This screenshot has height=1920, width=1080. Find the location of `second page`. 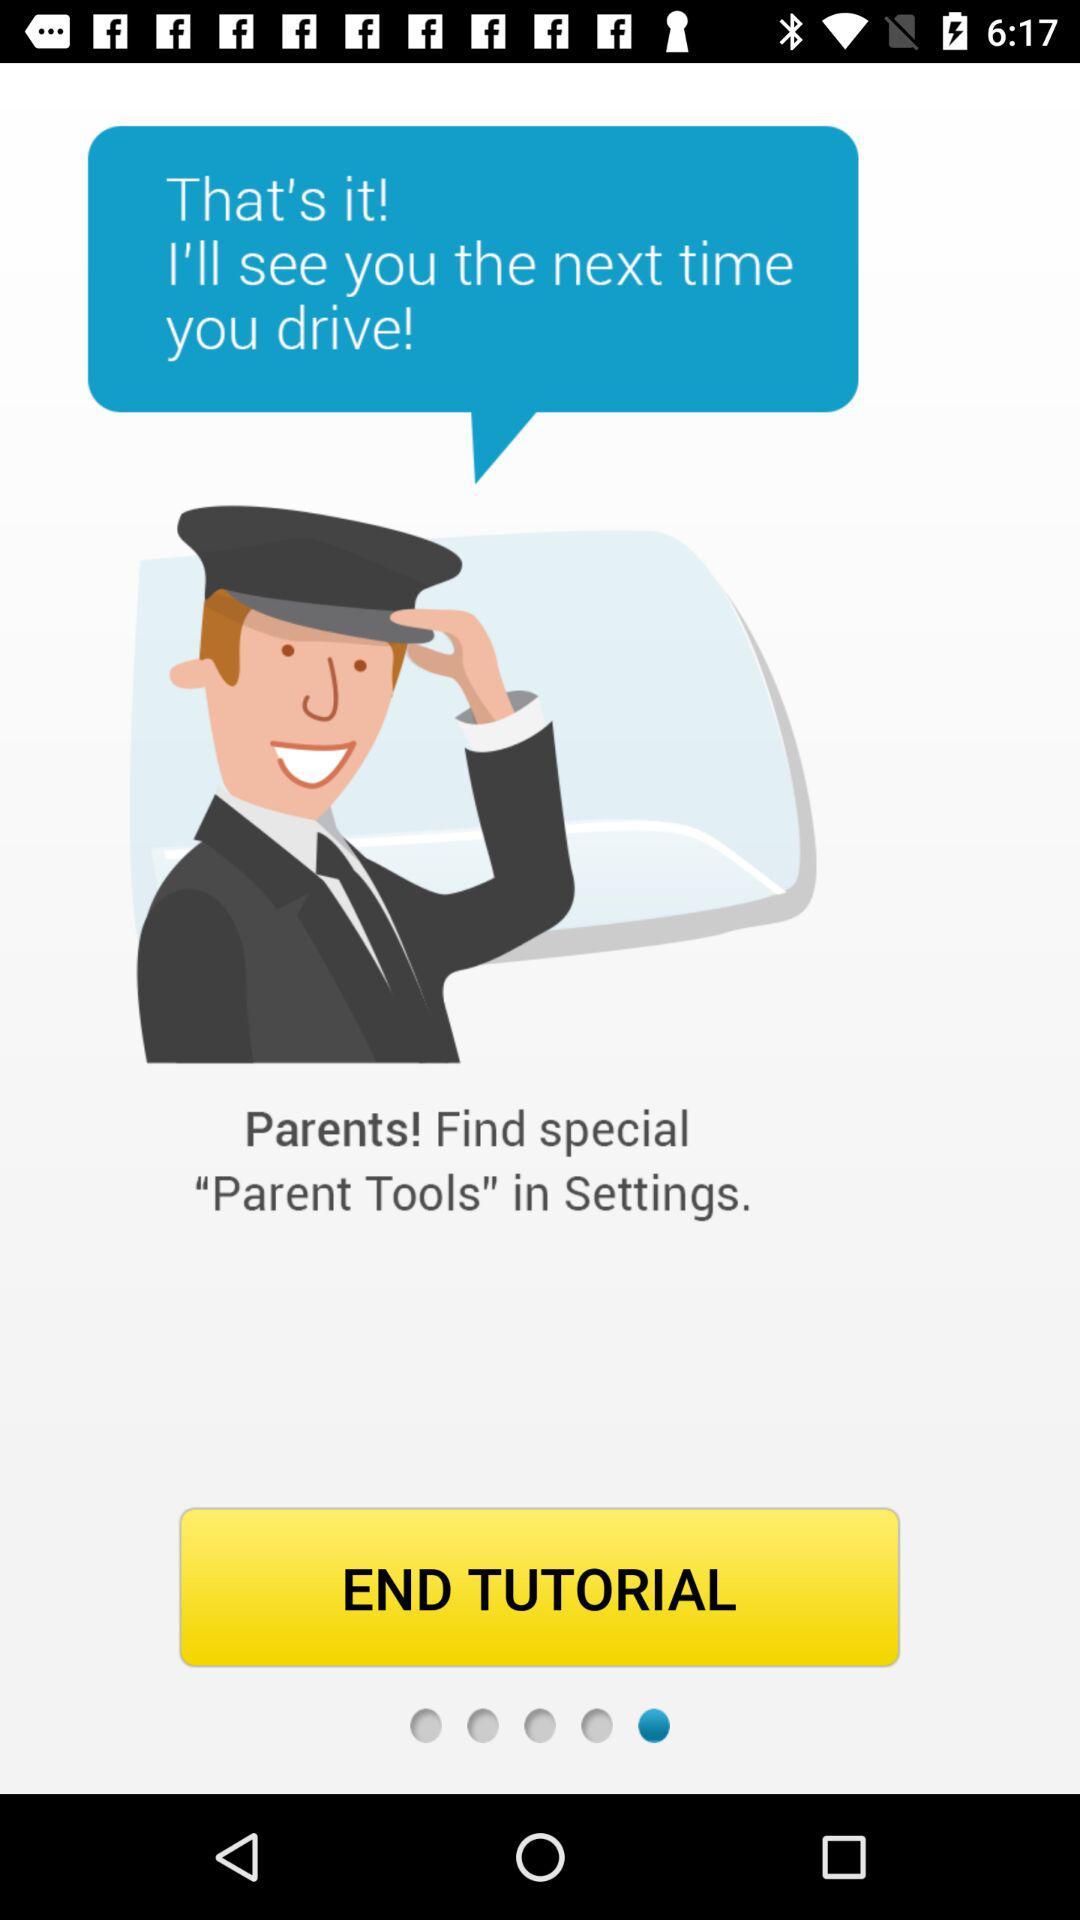

second page is located at coordinates (482, 1724).